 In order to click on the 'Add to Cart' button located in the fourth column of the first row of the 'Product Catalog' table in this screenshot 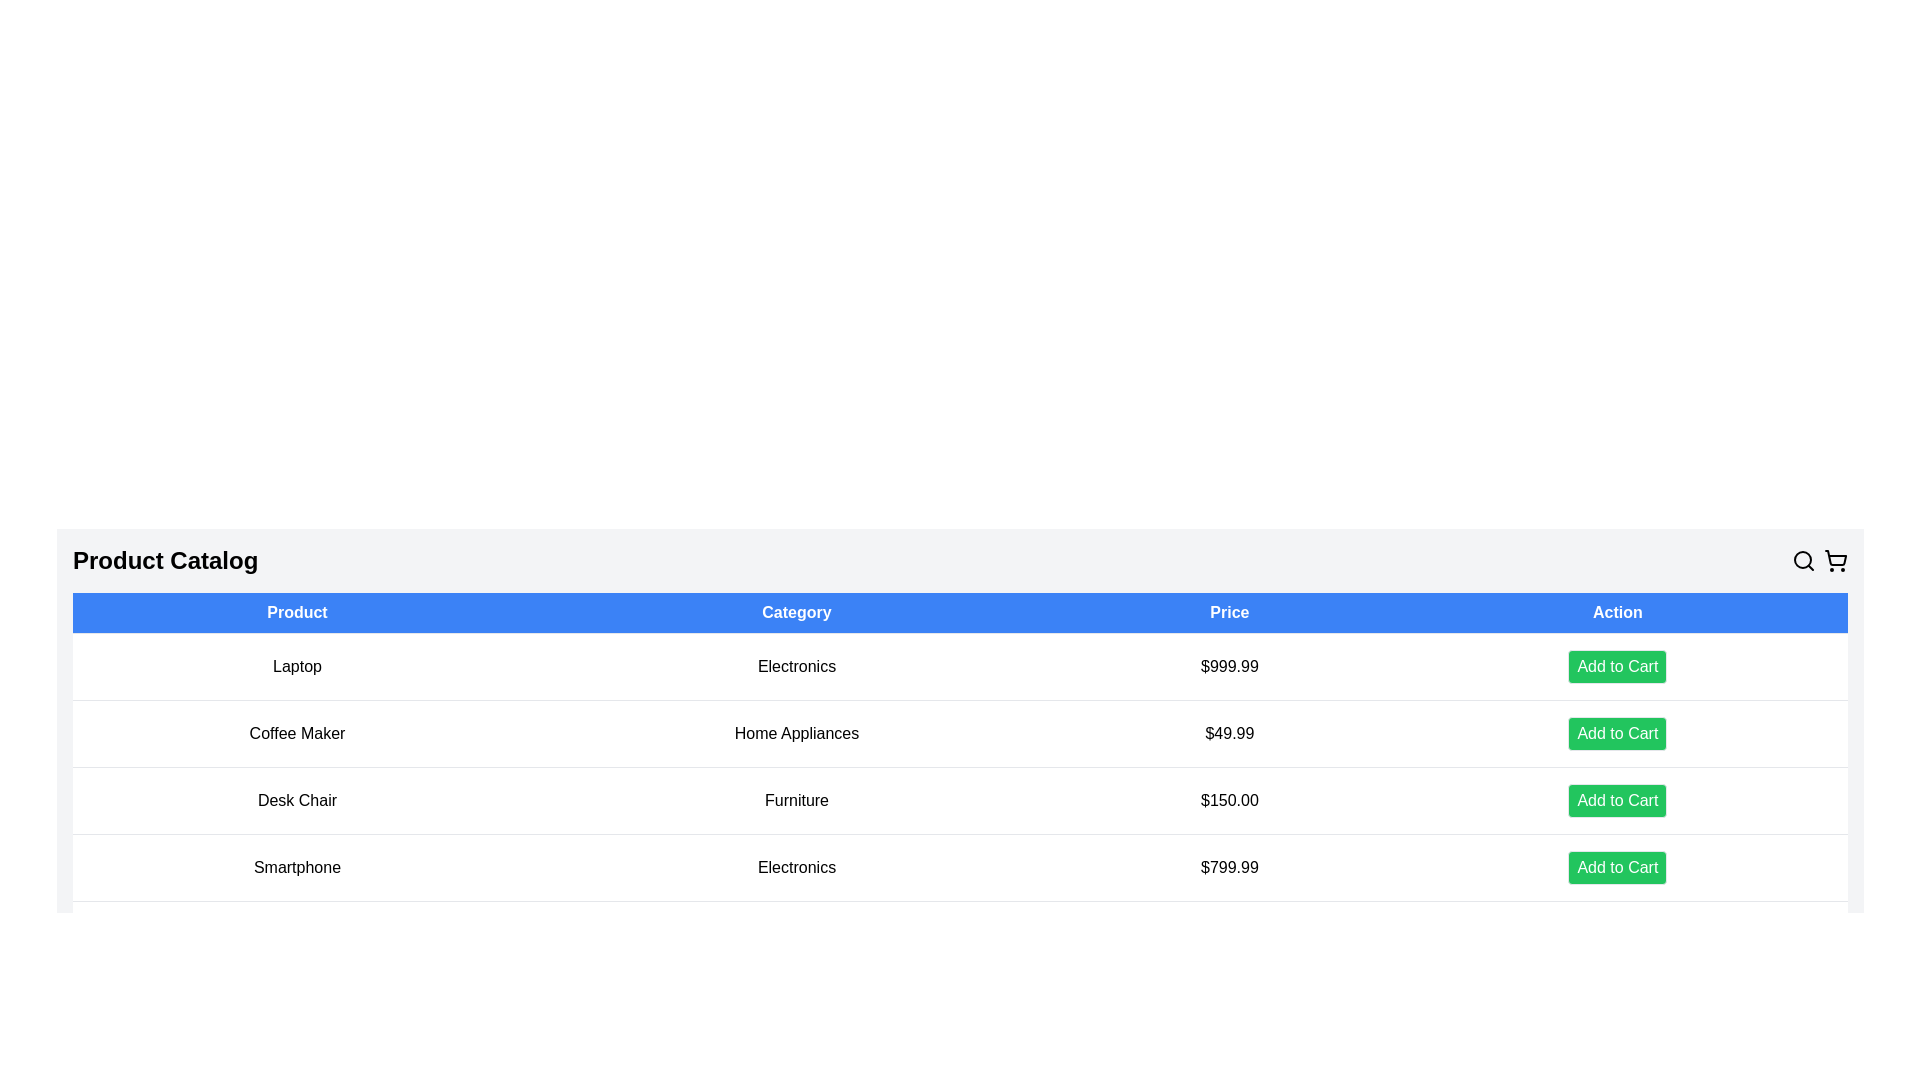, I will do `click(1617, 667)`.